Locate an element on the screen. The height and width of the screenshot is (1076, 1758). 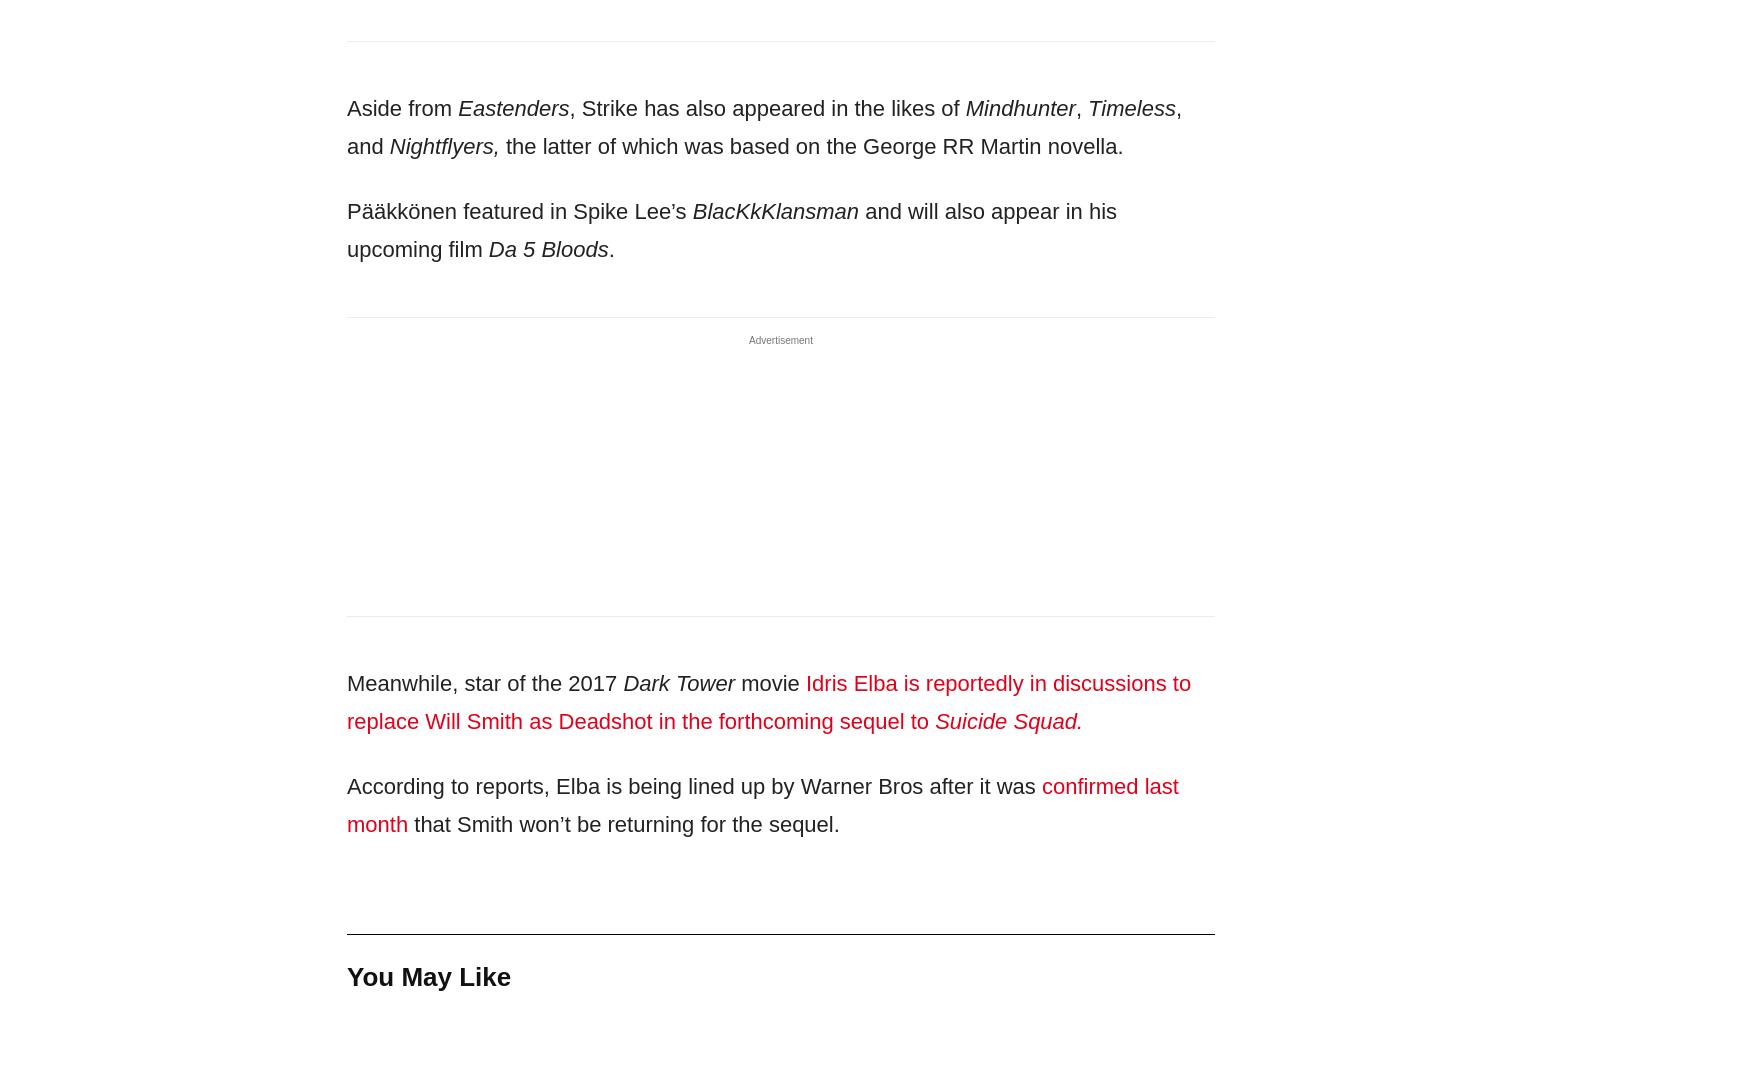
'Timeless' is located at coordinates (1127, 107).